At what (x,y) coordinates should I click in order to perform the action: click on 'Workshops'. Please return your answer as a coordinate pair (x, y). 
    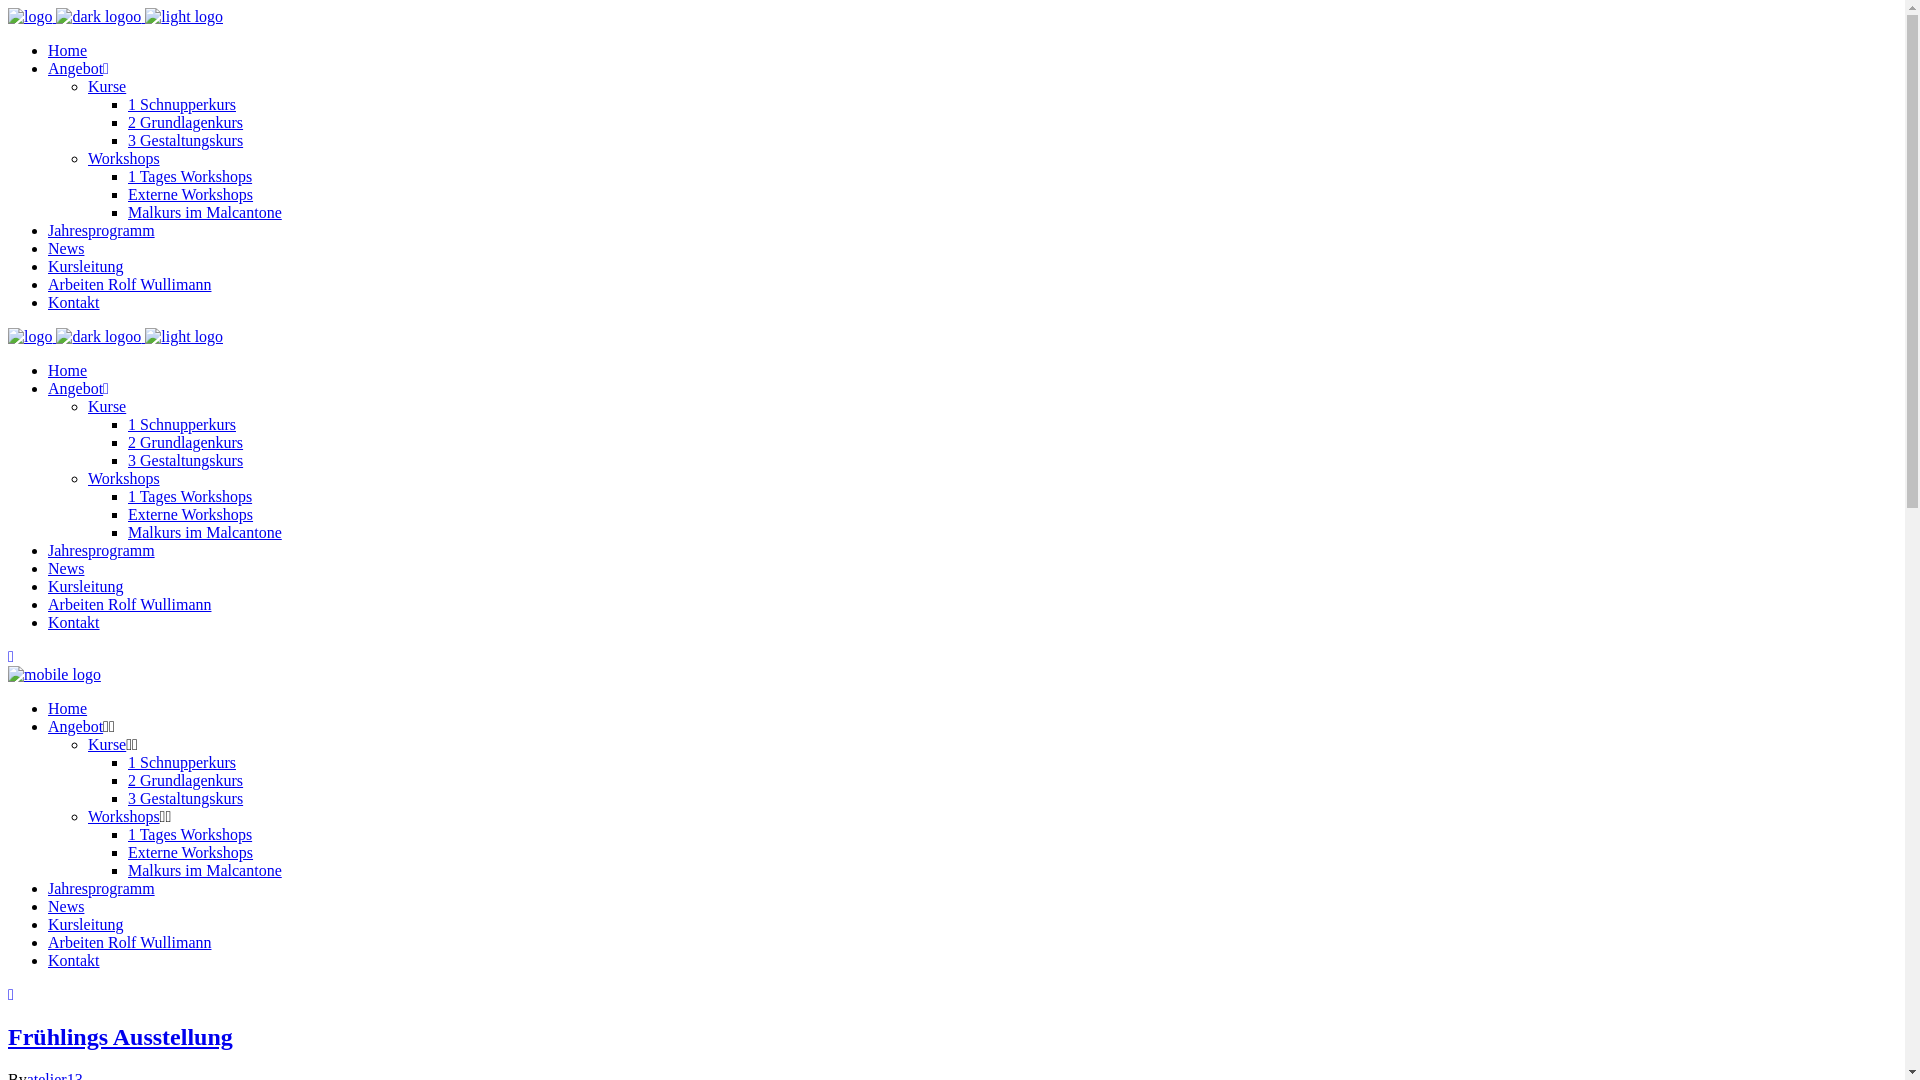
    Looking at the image, I should click on (86, 816).